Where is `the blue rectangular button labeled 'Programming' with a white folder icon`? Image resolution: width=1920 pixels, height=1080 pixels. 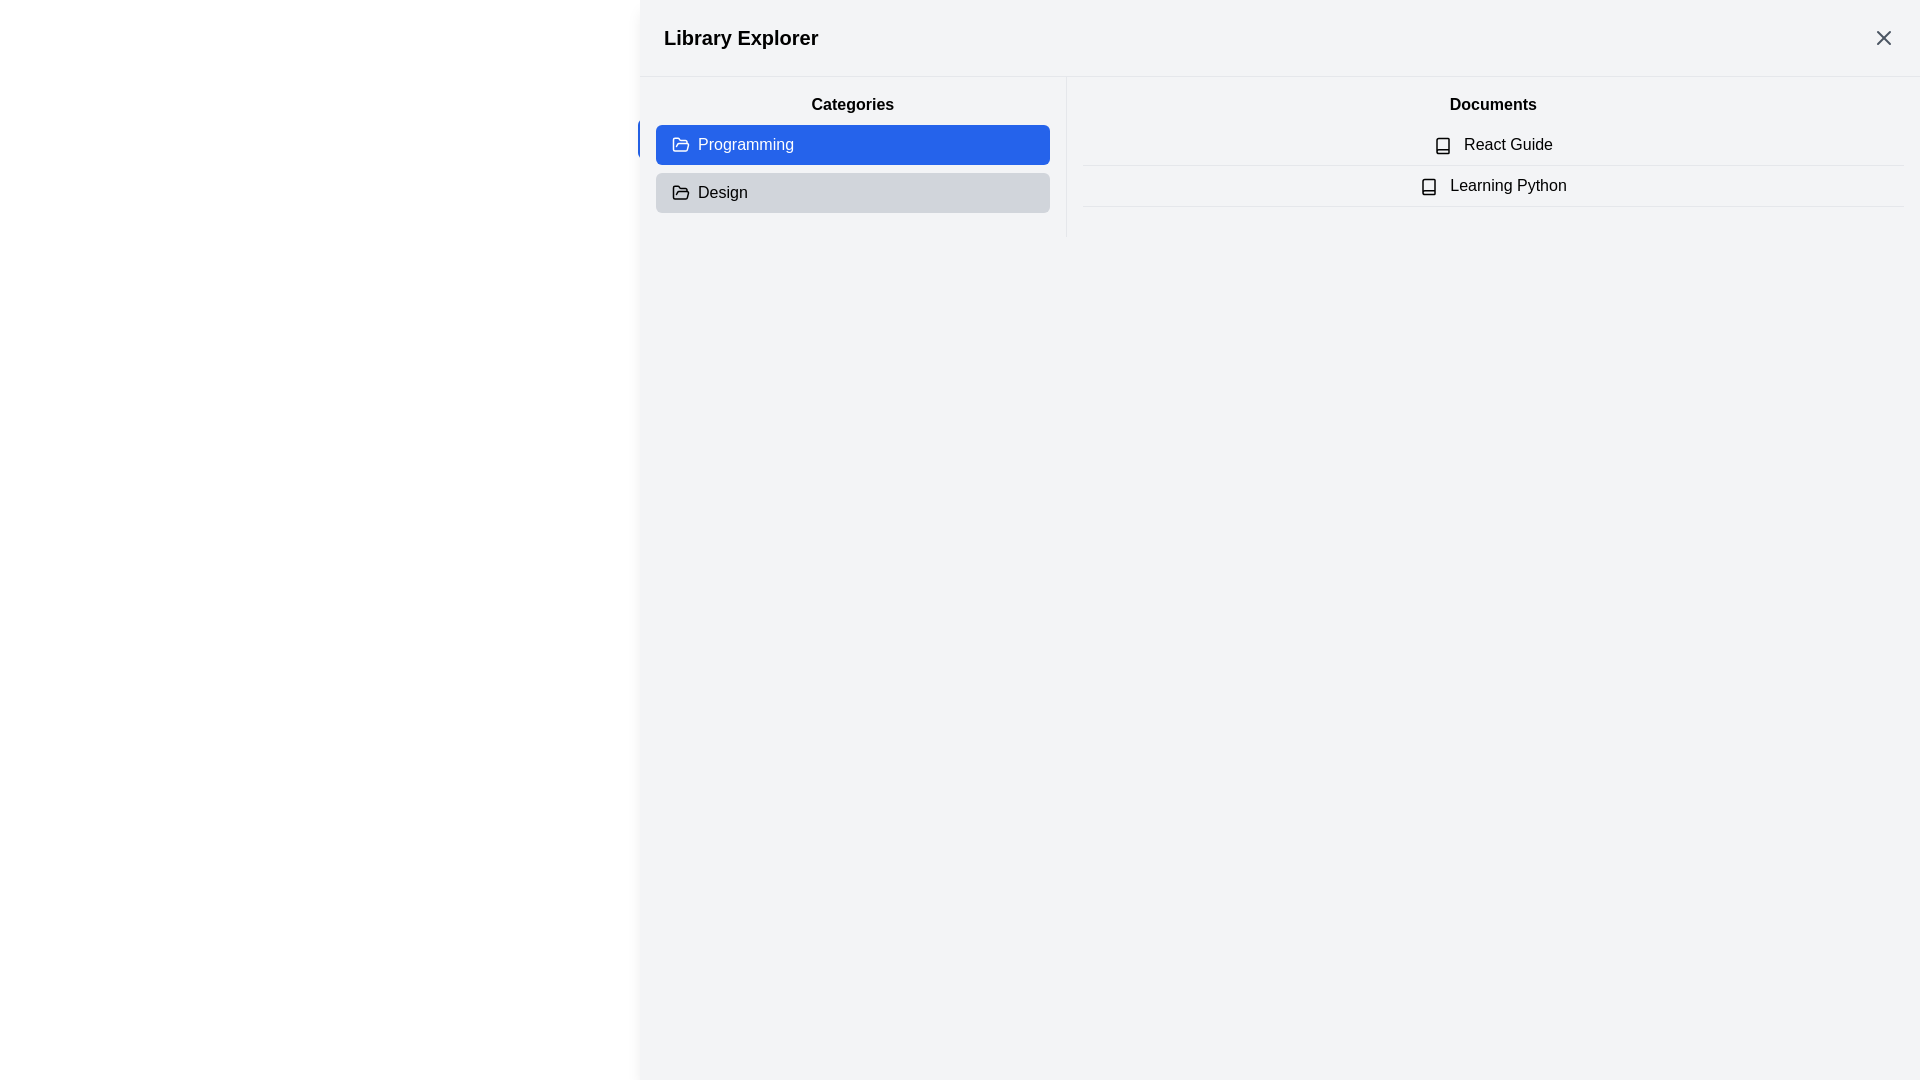
the blue rectangular button labeled 'Programming' with a white folder icon is located at coordinates (853, 156).